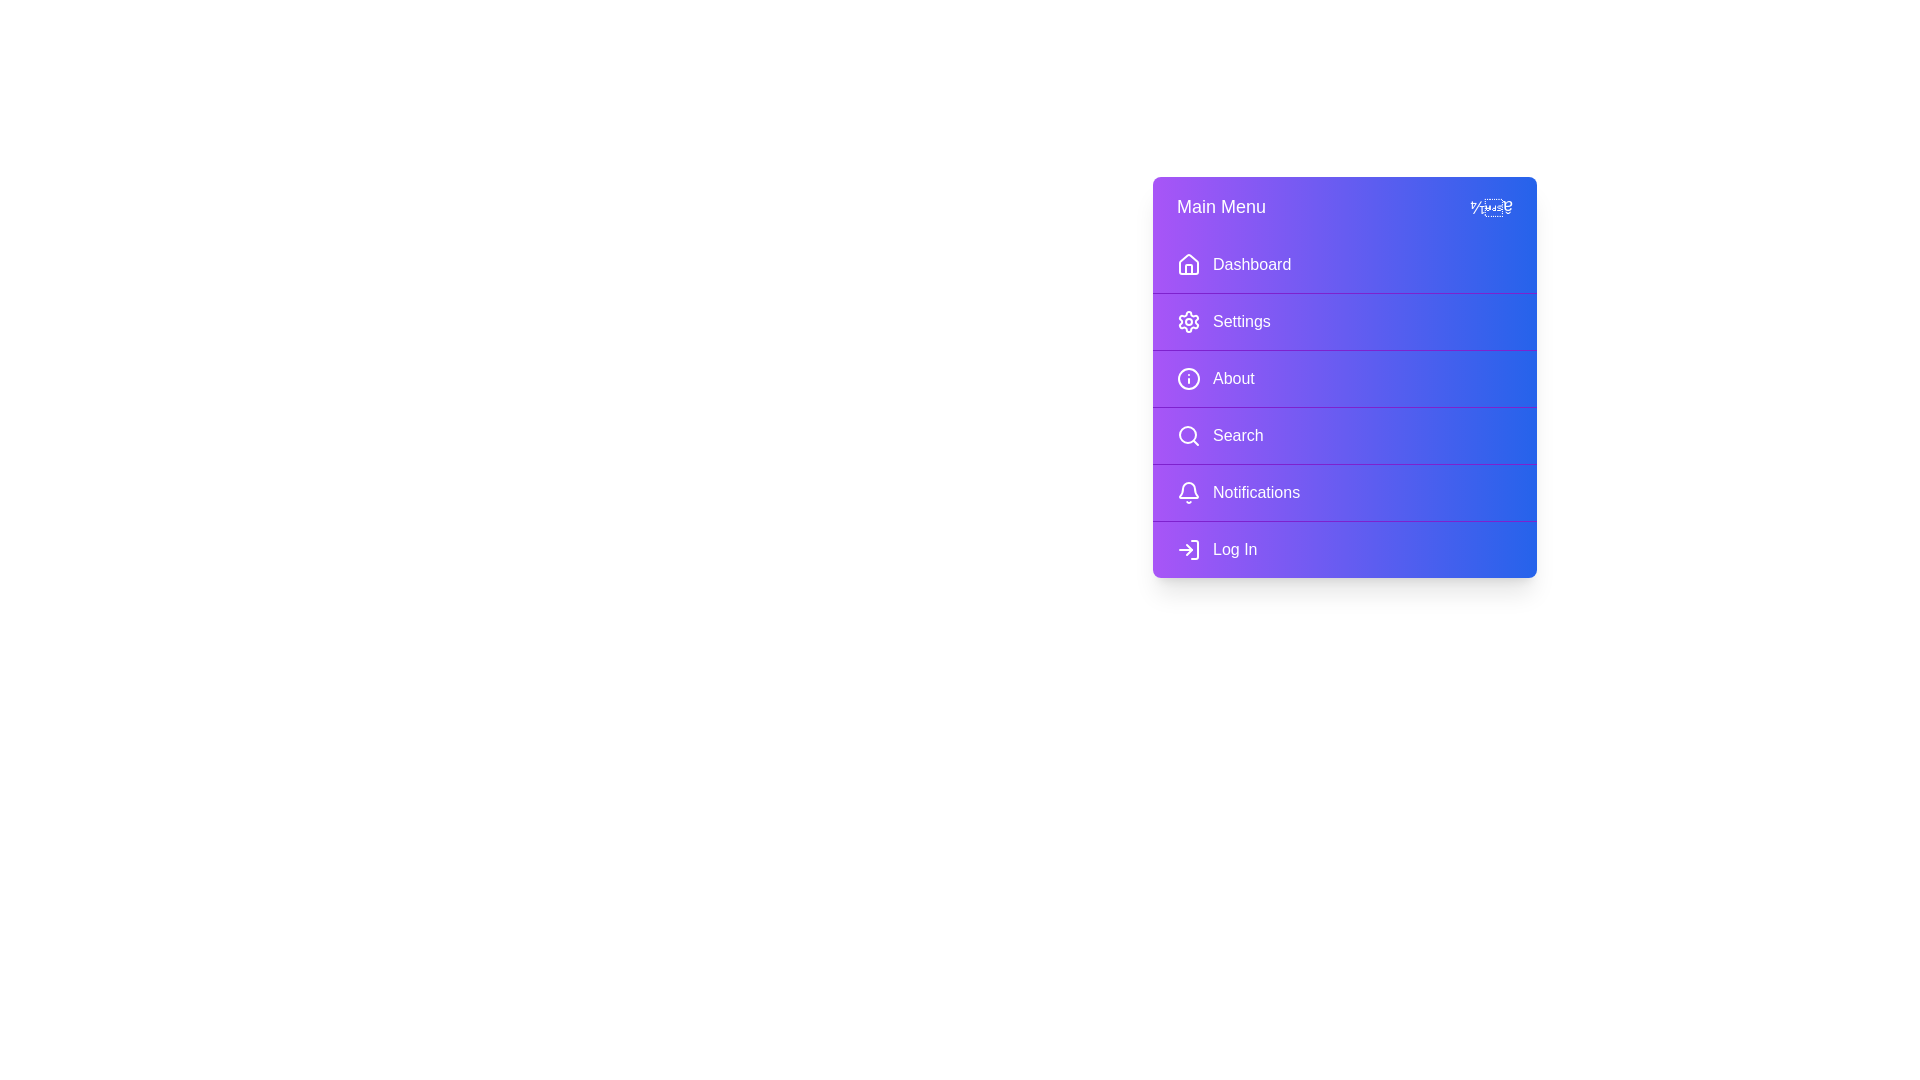 Image resolution: width=1920 pixels, height=1080 pixels. I want to click on the menu toggle button to toggle the menu open or closed, so click(1344, 207).